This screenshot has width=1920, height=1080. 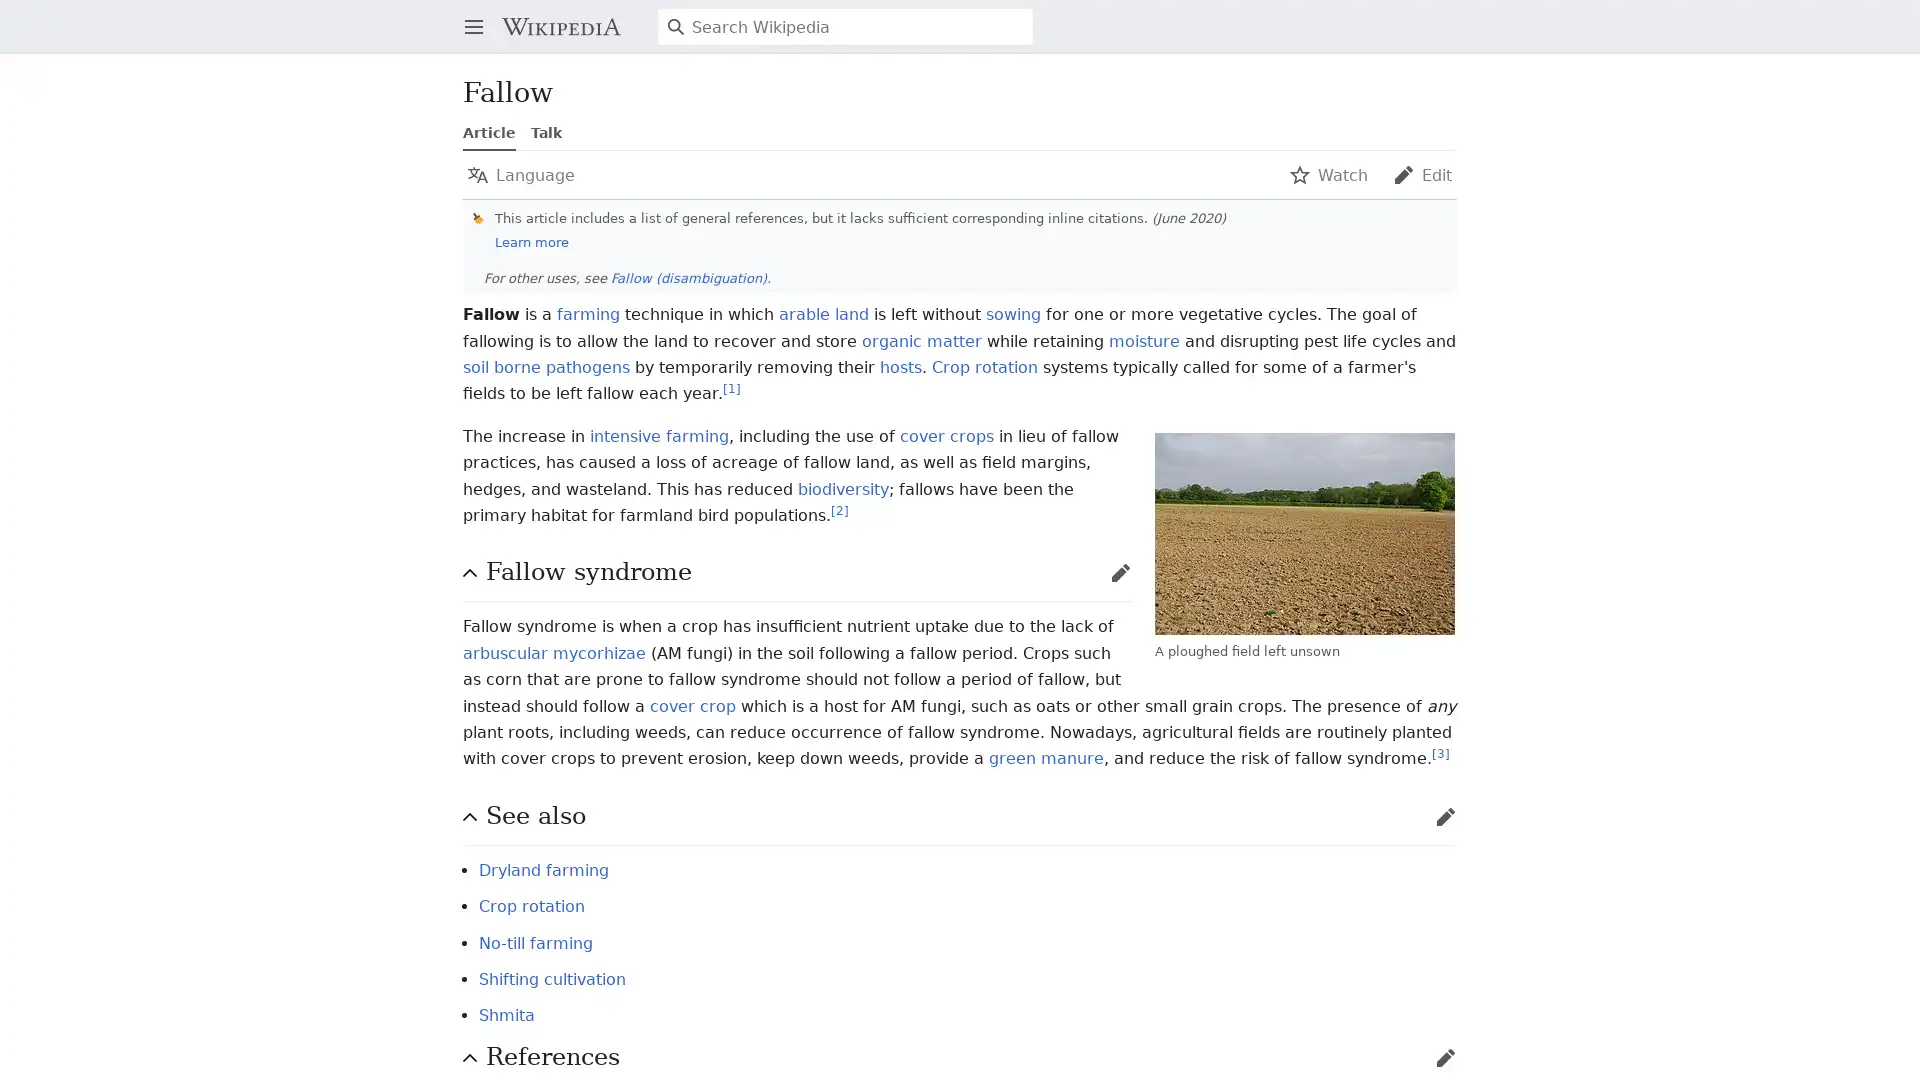 What do you see at coordinates (1328, 173) in the screenshot?
I see `Watch` at bounding box center [1328, 173].